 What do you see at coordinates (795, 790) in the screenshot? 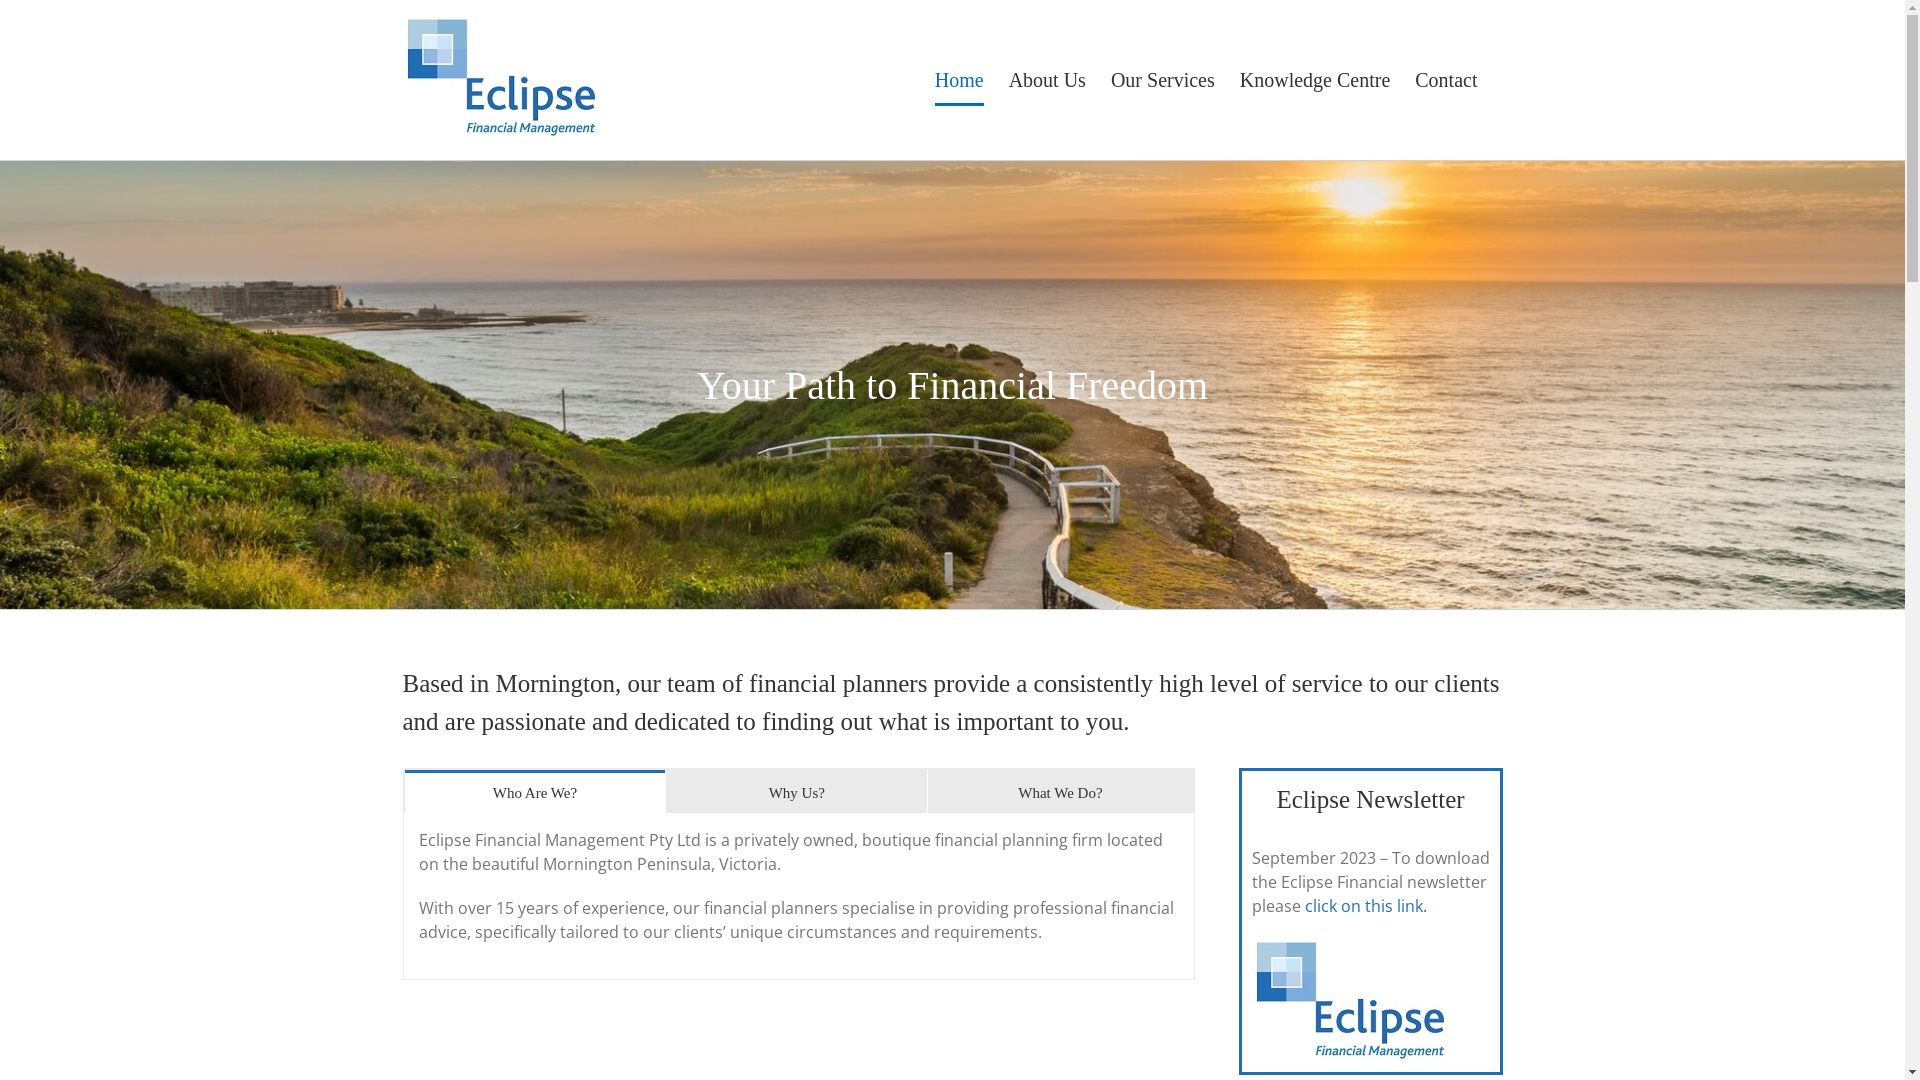
I see `'Why Us?'` at bounding box center [795, 790].